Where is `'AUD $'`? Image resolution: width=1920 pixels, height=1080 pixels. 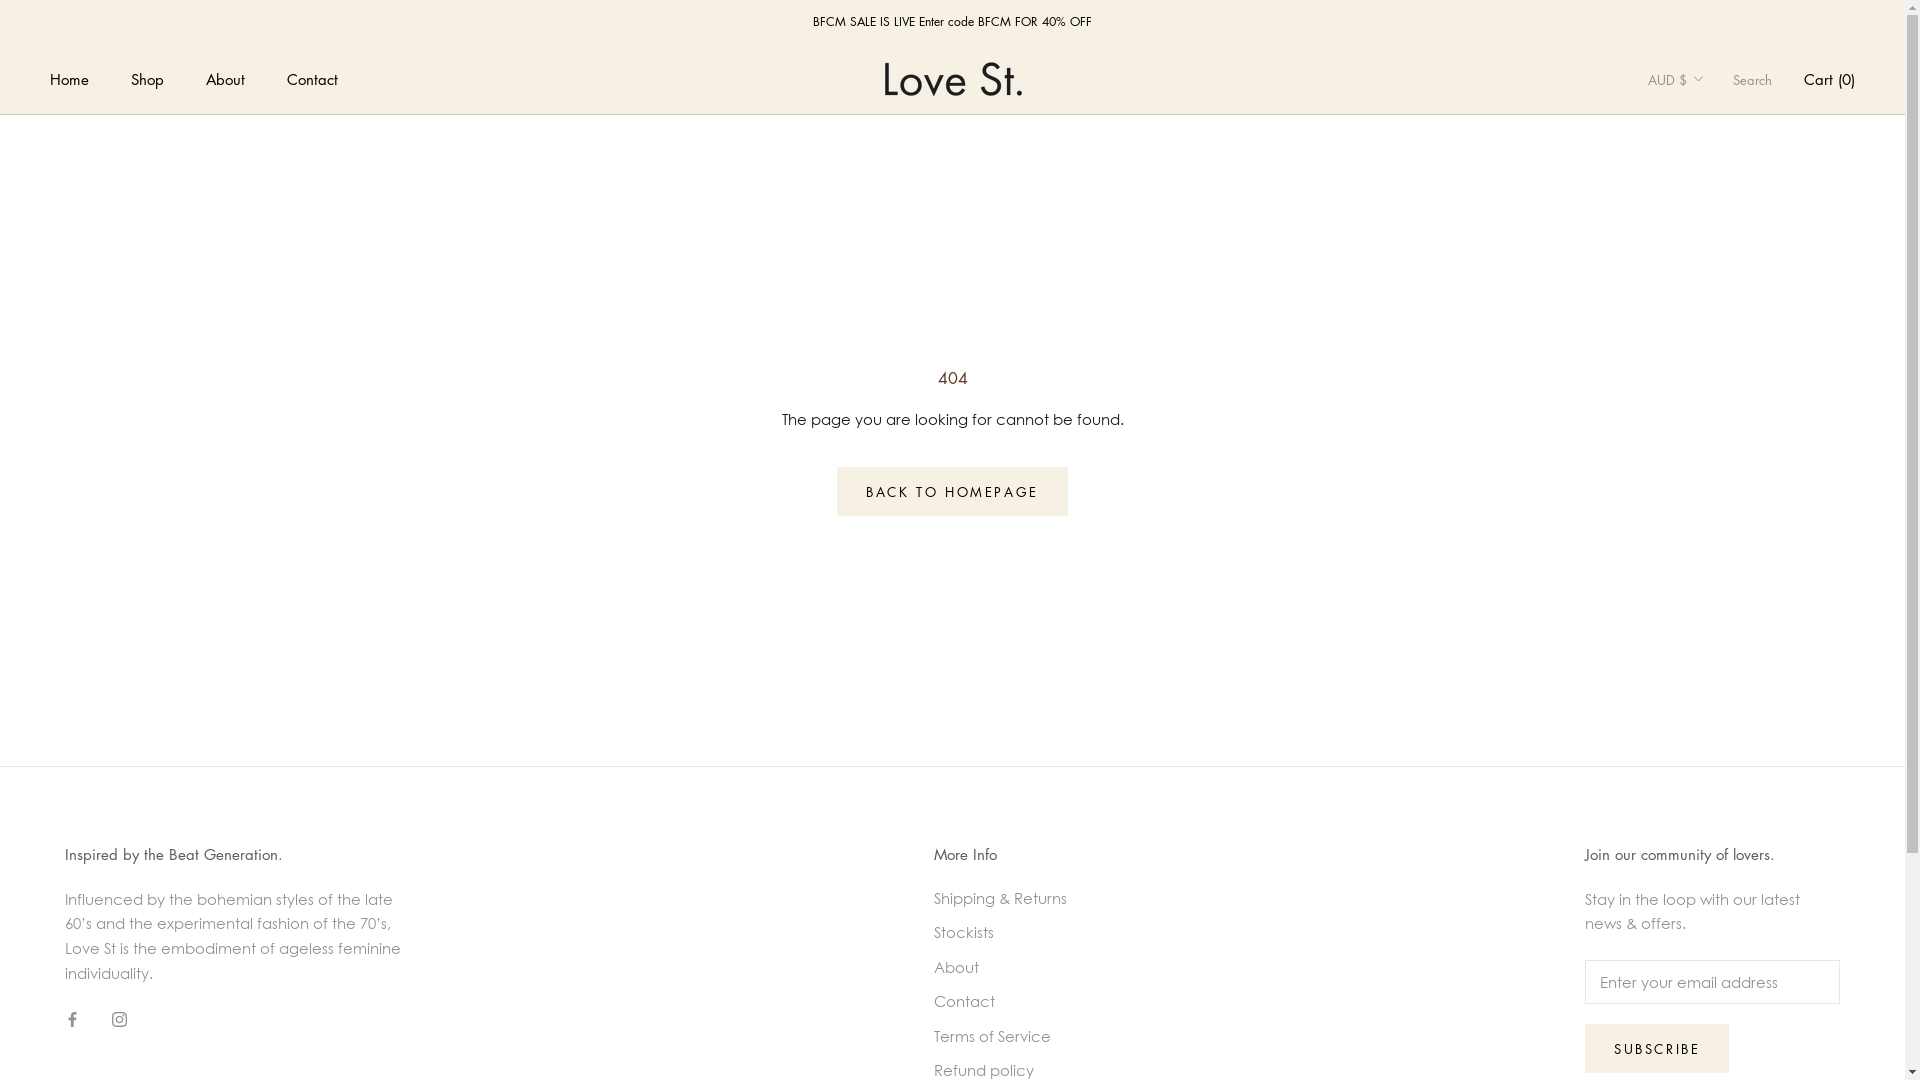
'AUD $' is located at coordinates (1676, 78).